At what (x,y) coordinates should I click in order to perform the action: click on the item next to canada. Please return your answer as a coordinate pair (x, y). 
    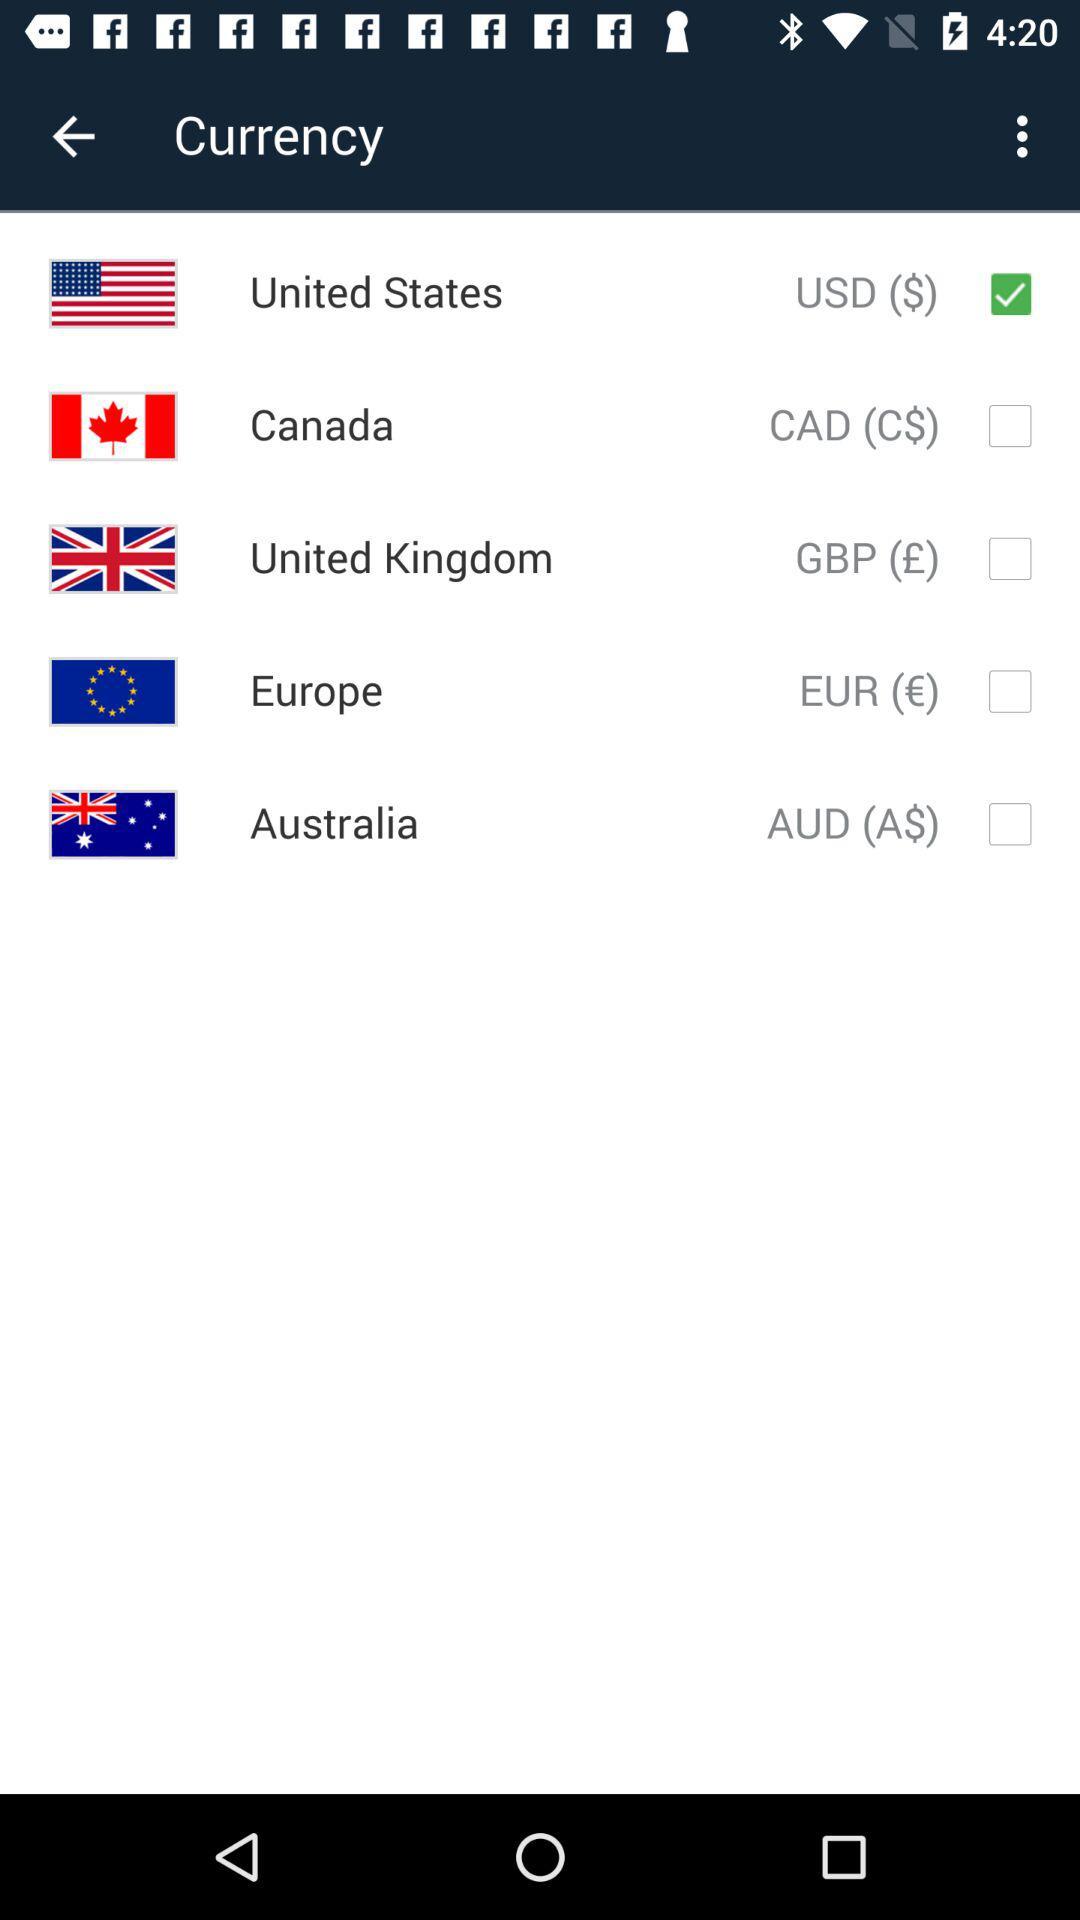
    Looking at the image, I should click on (854, 425).